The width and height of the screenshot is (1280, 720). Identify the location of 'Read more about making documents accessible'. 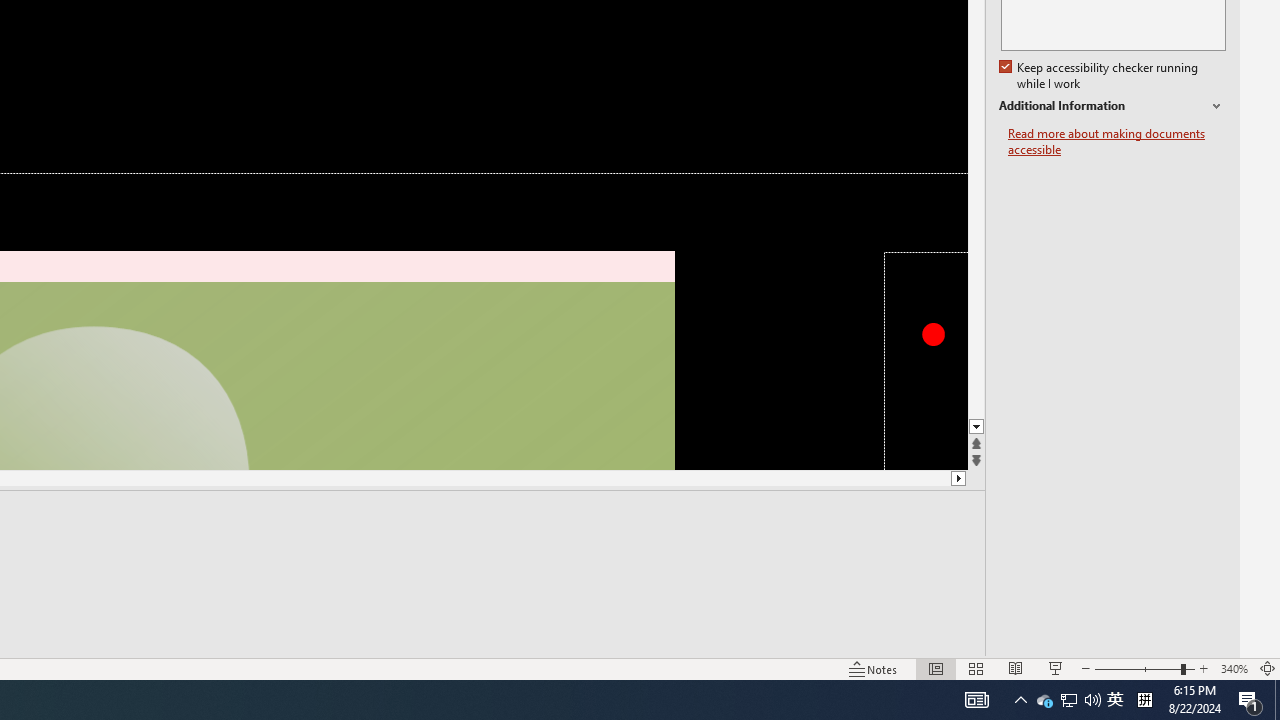
(1116, 141).